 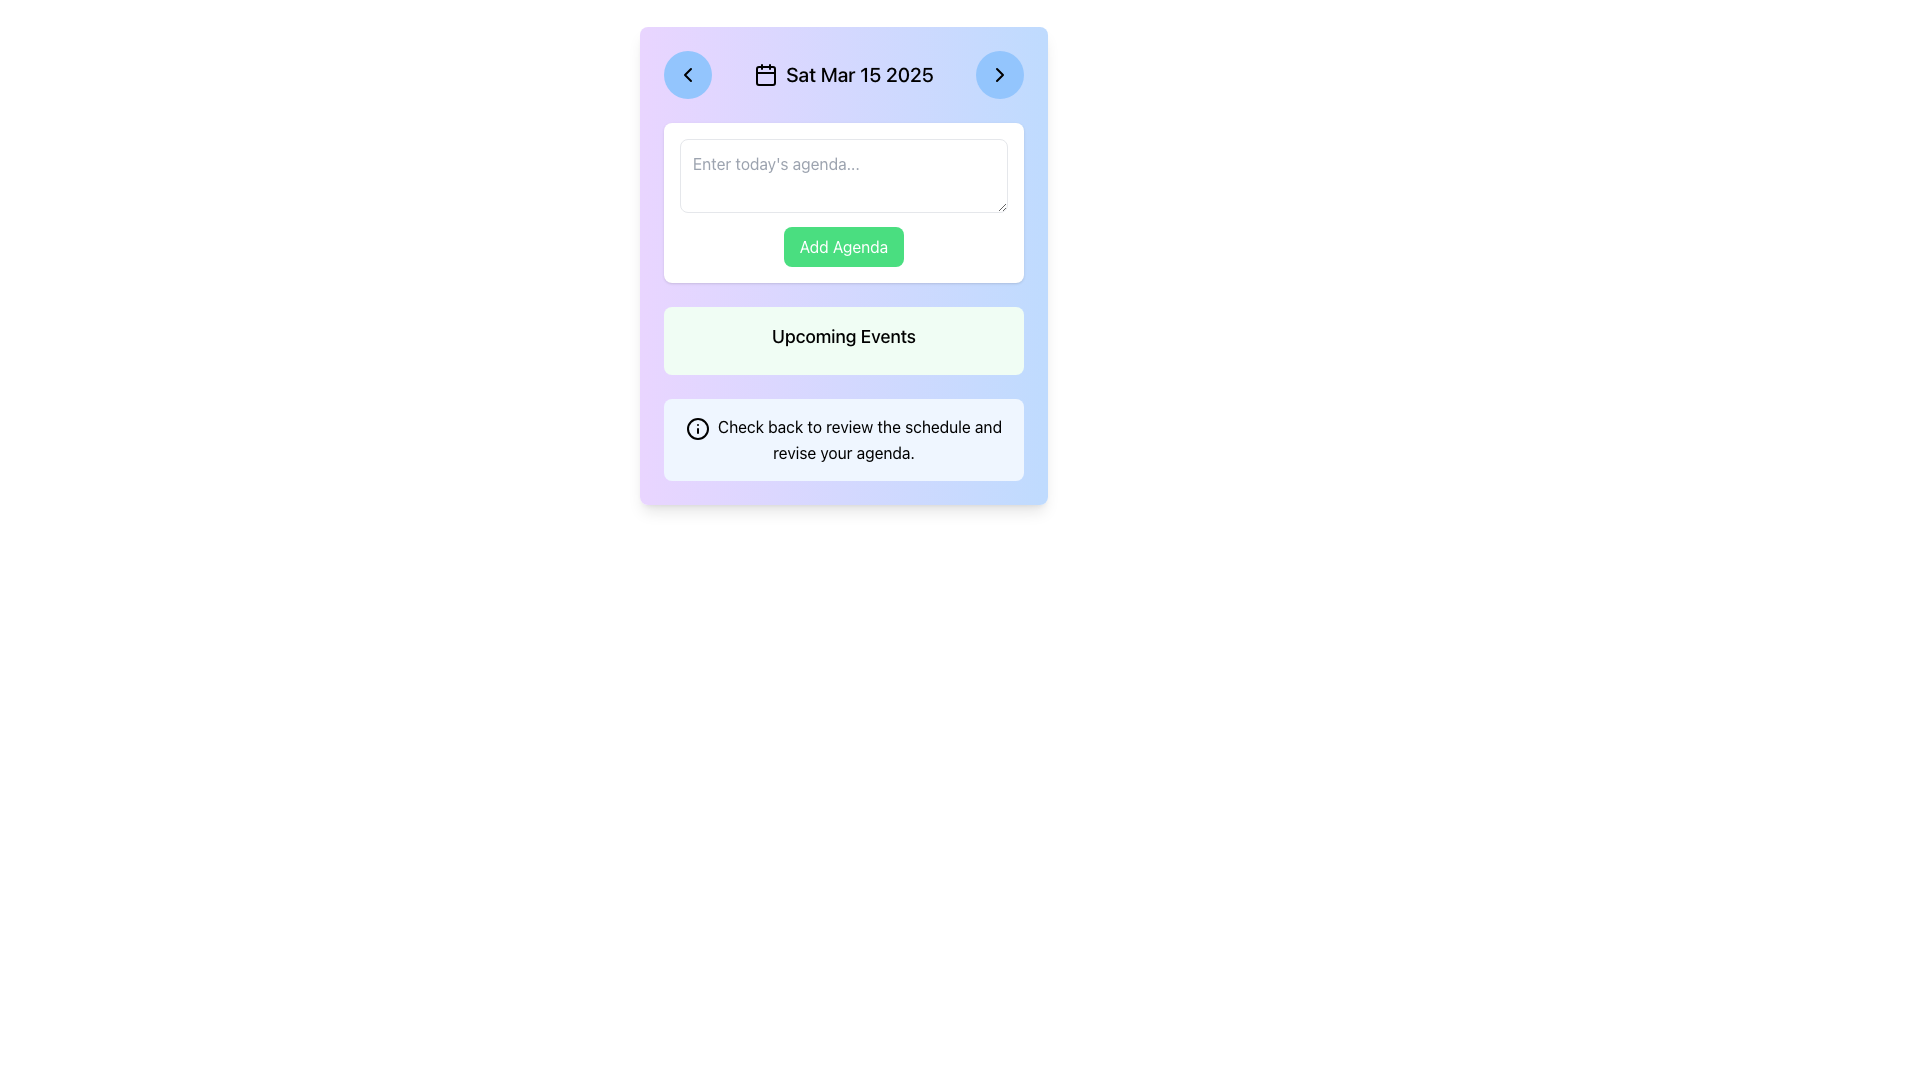 What do you see at coordinates (844, 73) in the screenshot?
I see `the static text display indicating the selected date for the agenda, which shows 'Sat Mar 15 2025' and is located in the header section of the main card layout` at bounding box center [844, 73].